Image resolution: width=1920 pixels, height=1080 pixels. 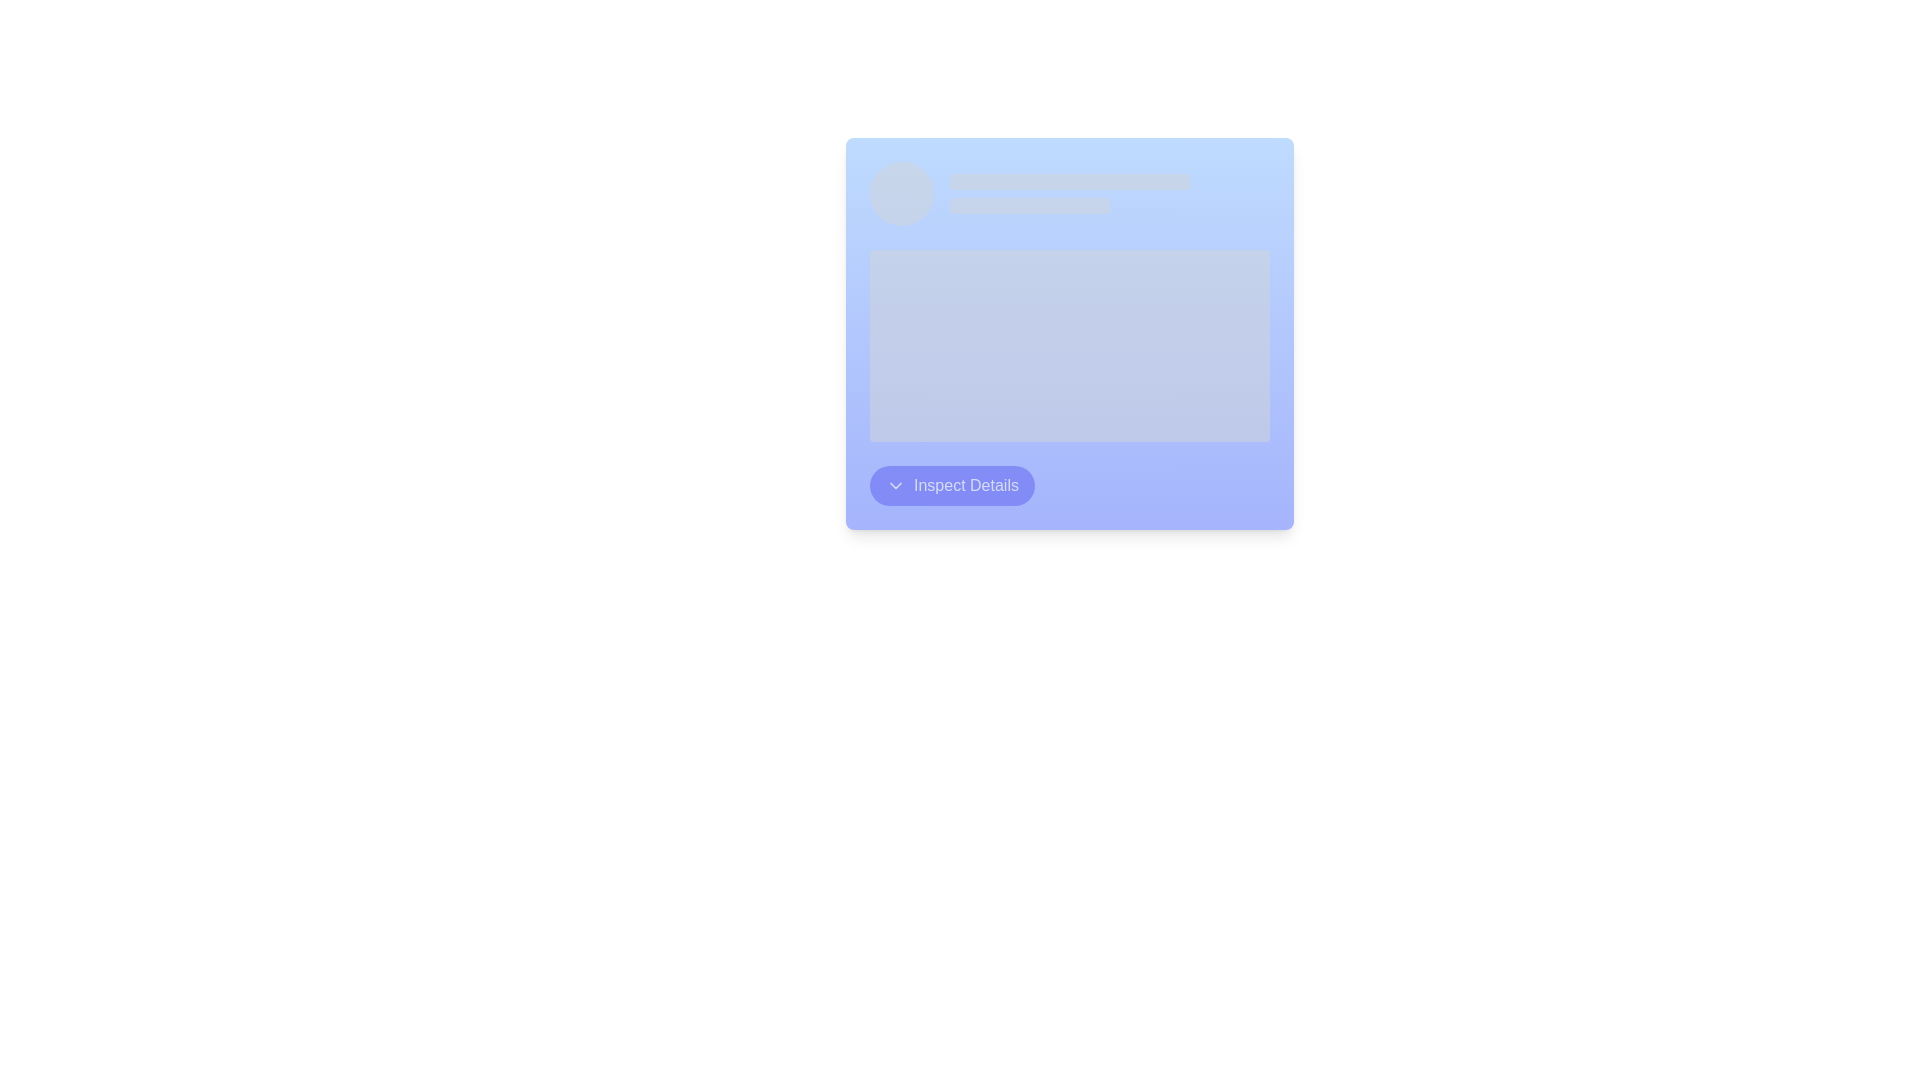 What do you see at coordinates (1029, 205) in the screenshot?
I see `the second horizontal progress indicator bar with rounded edges, which is located in the top-middle portion of the interface, beneath a circular element` at bounding box center [1029, 205].